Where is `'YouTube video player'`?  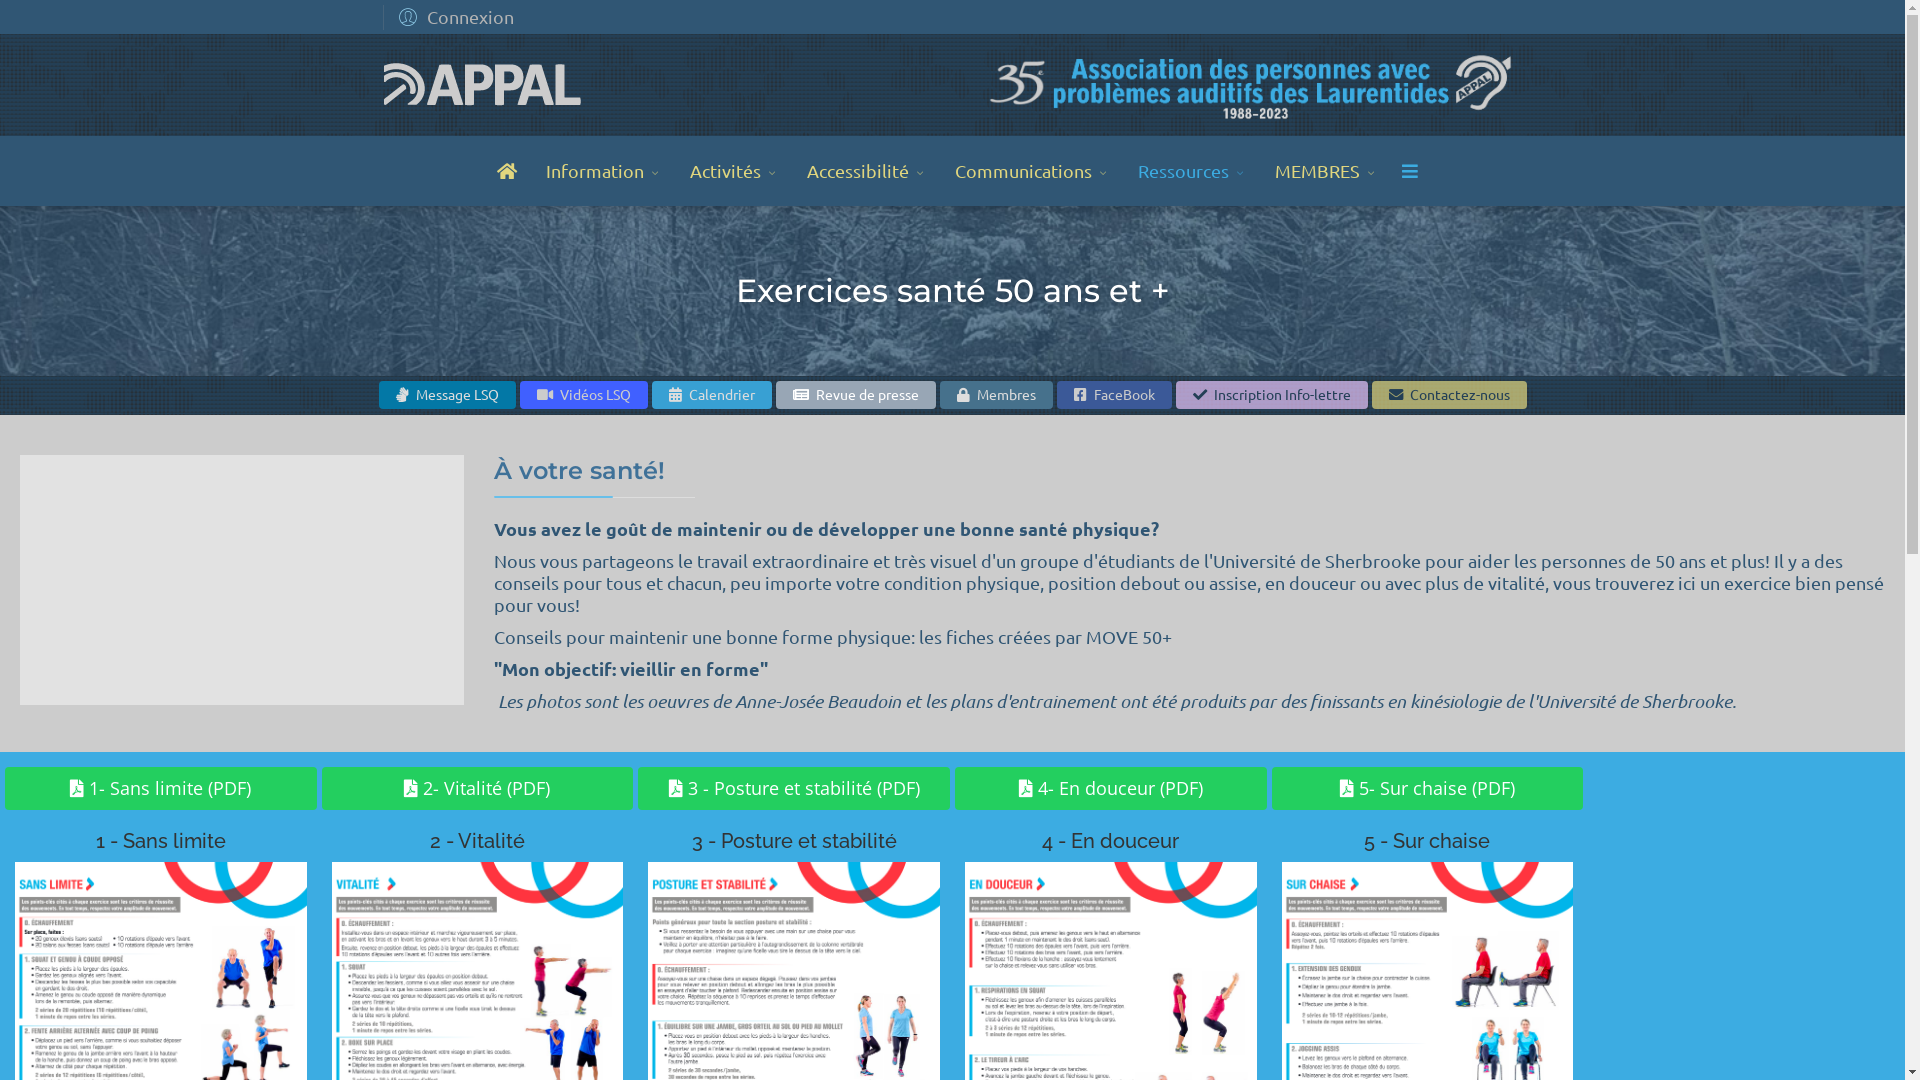 'YouTube video player' is located at coordinates (240, 579).